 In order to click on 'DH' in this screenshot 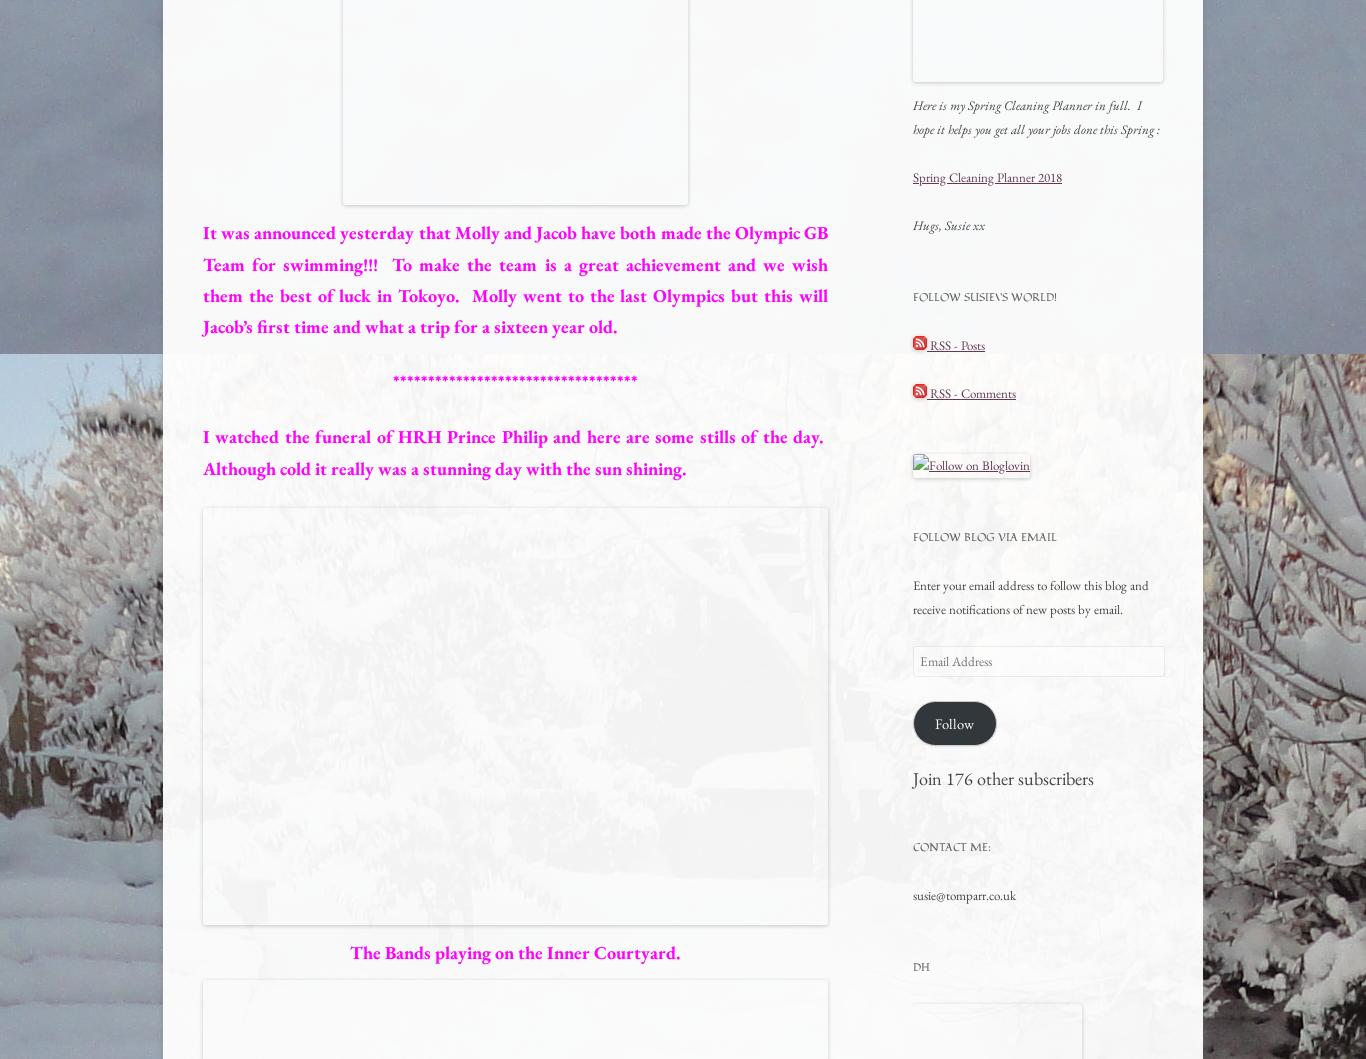, I will do `click(921, 966)`.